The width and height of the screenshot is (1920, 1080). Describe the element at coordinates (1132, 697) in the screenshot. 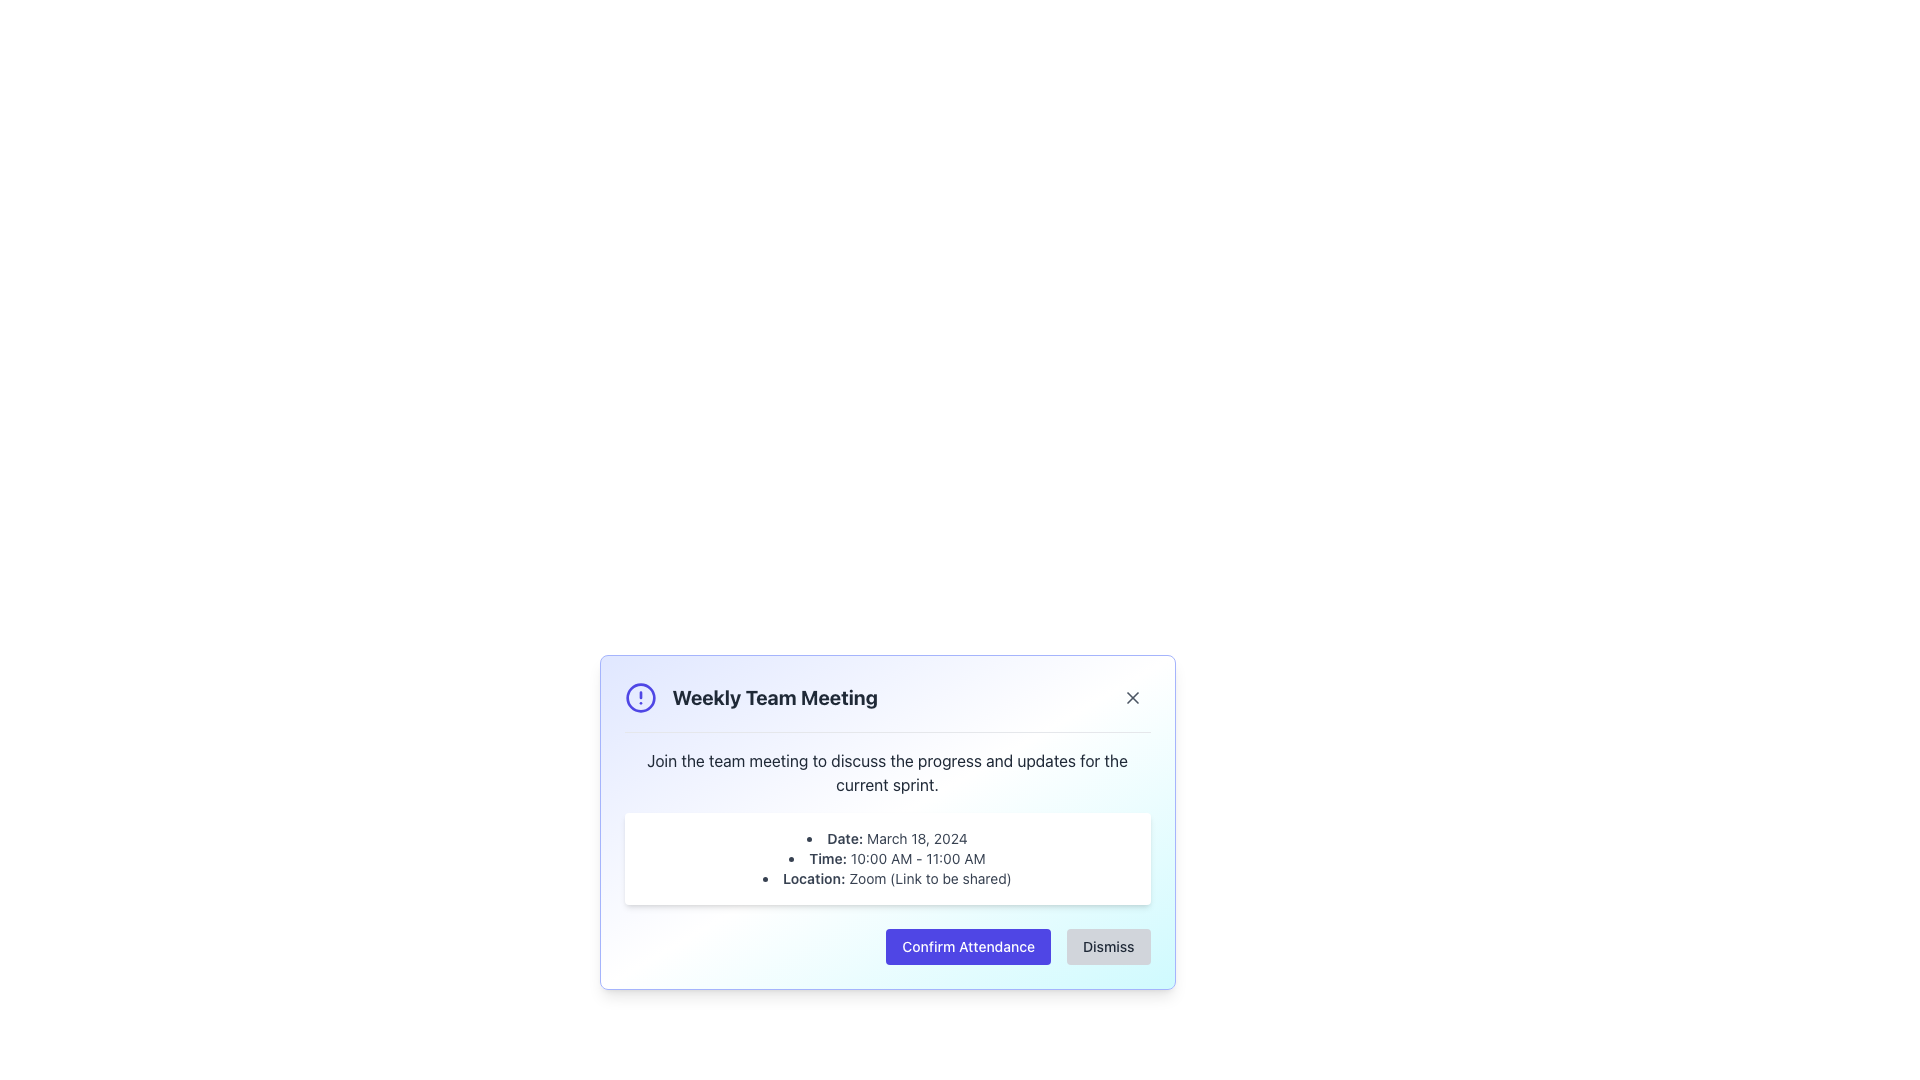

I see `the close ('X') icon in the top-right corner of the 'Weekly Team Meeting' pop-up` at that location.